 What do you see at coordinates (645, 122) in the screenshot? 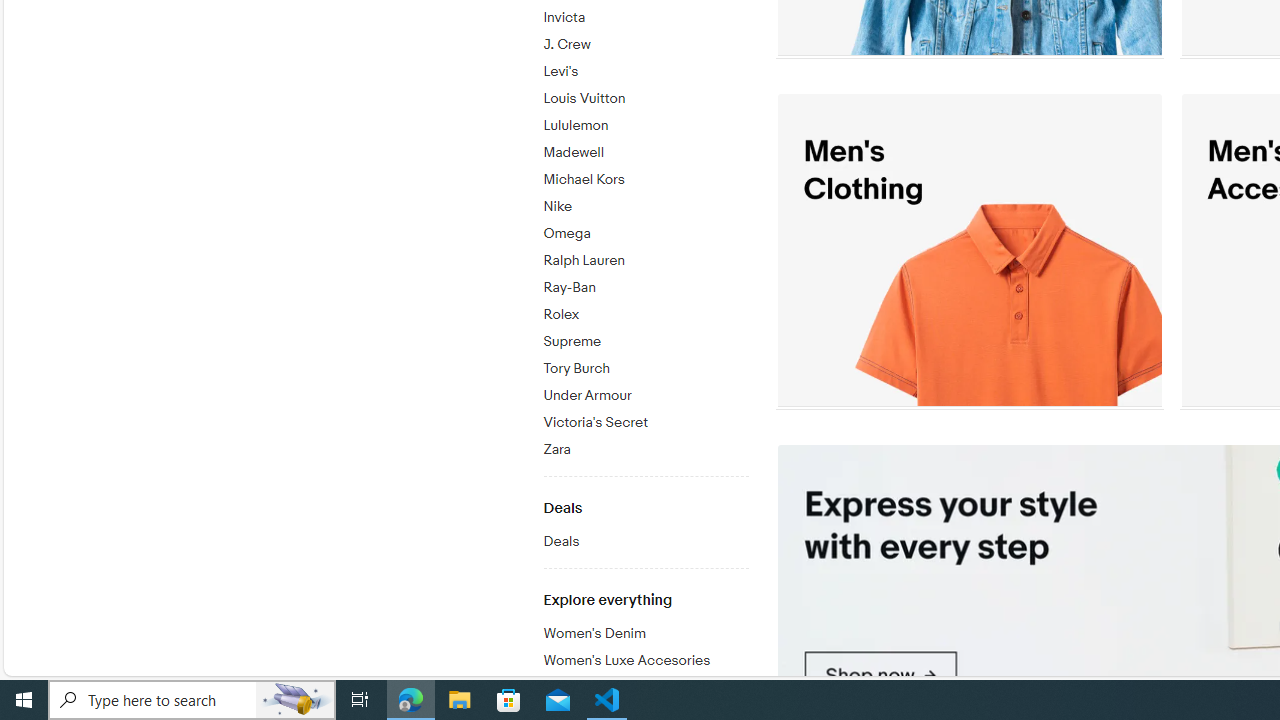
I see `'Lululemon'` at bounding box center [645, 122].